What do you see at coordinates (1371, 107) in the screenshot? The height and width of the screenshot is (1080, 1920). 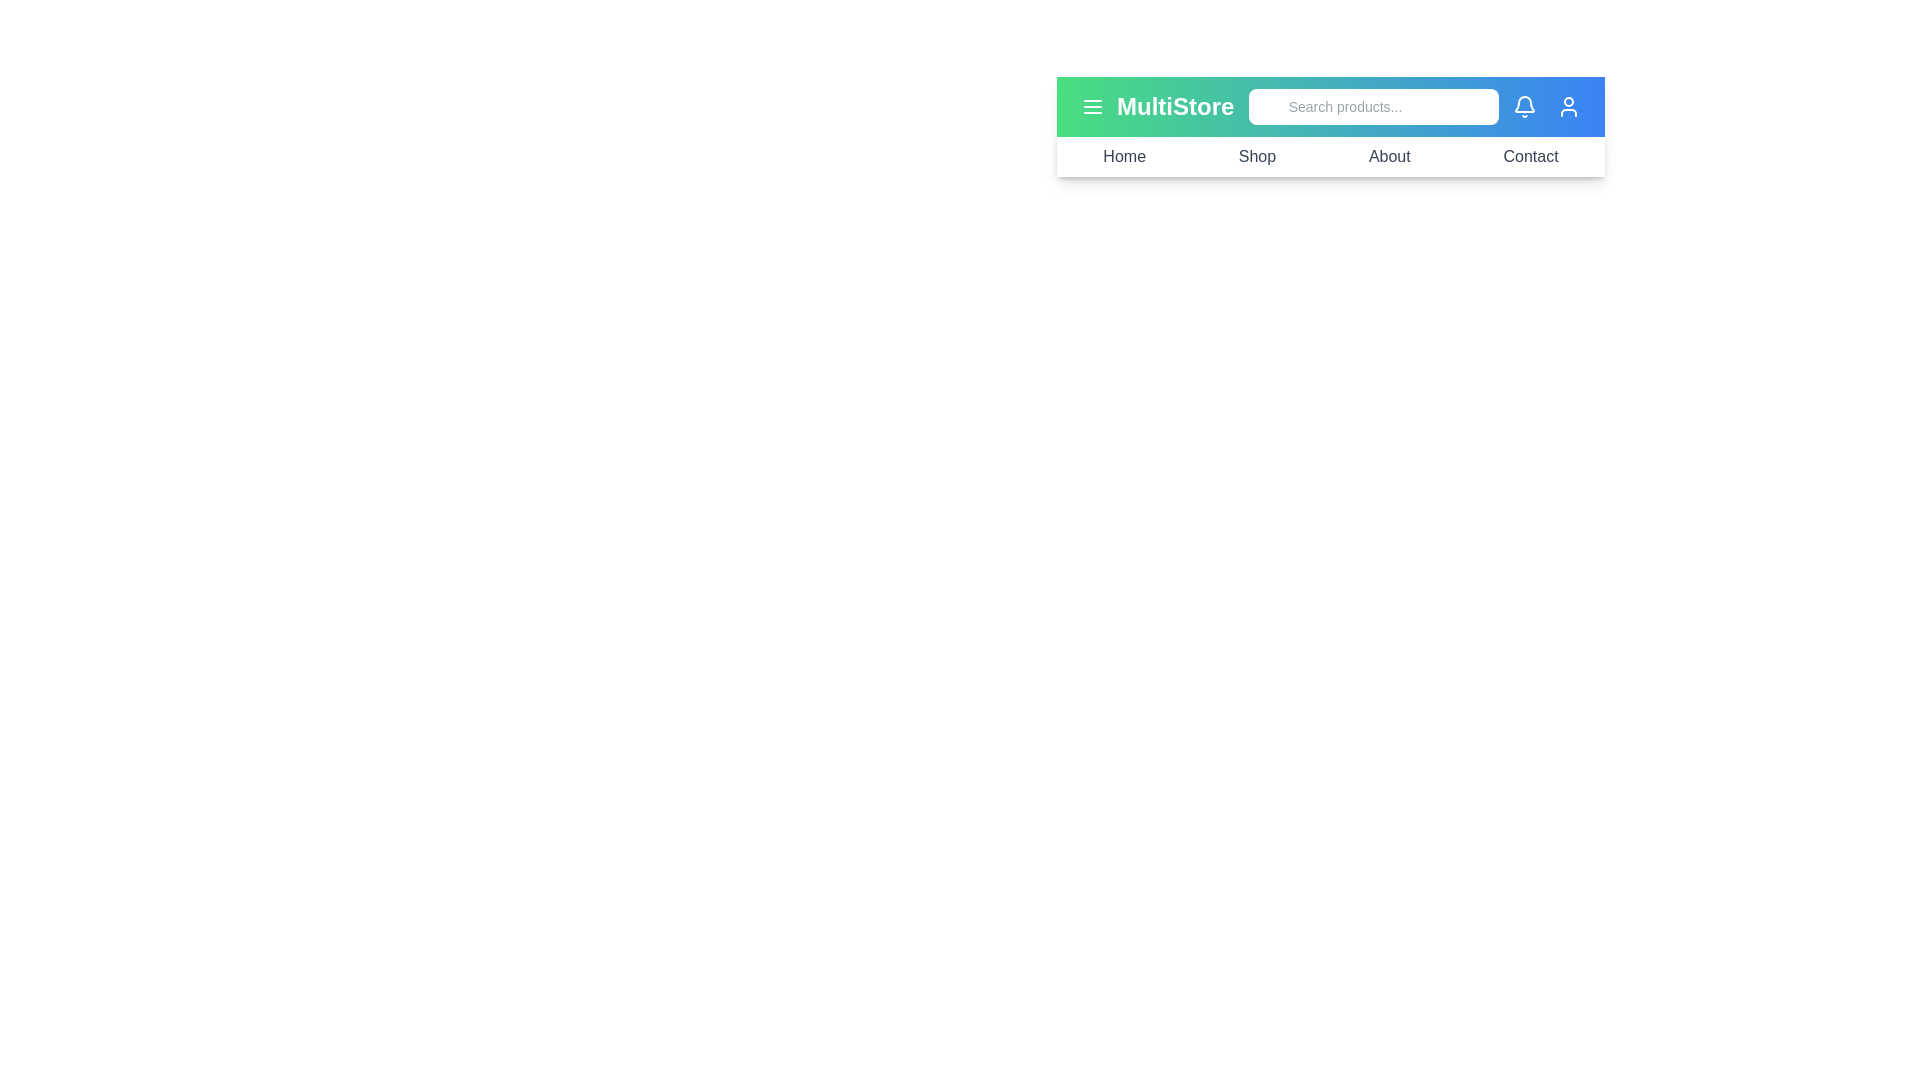 I see `the search input field and type the text 'example'` at bounding box center [1371, 107].